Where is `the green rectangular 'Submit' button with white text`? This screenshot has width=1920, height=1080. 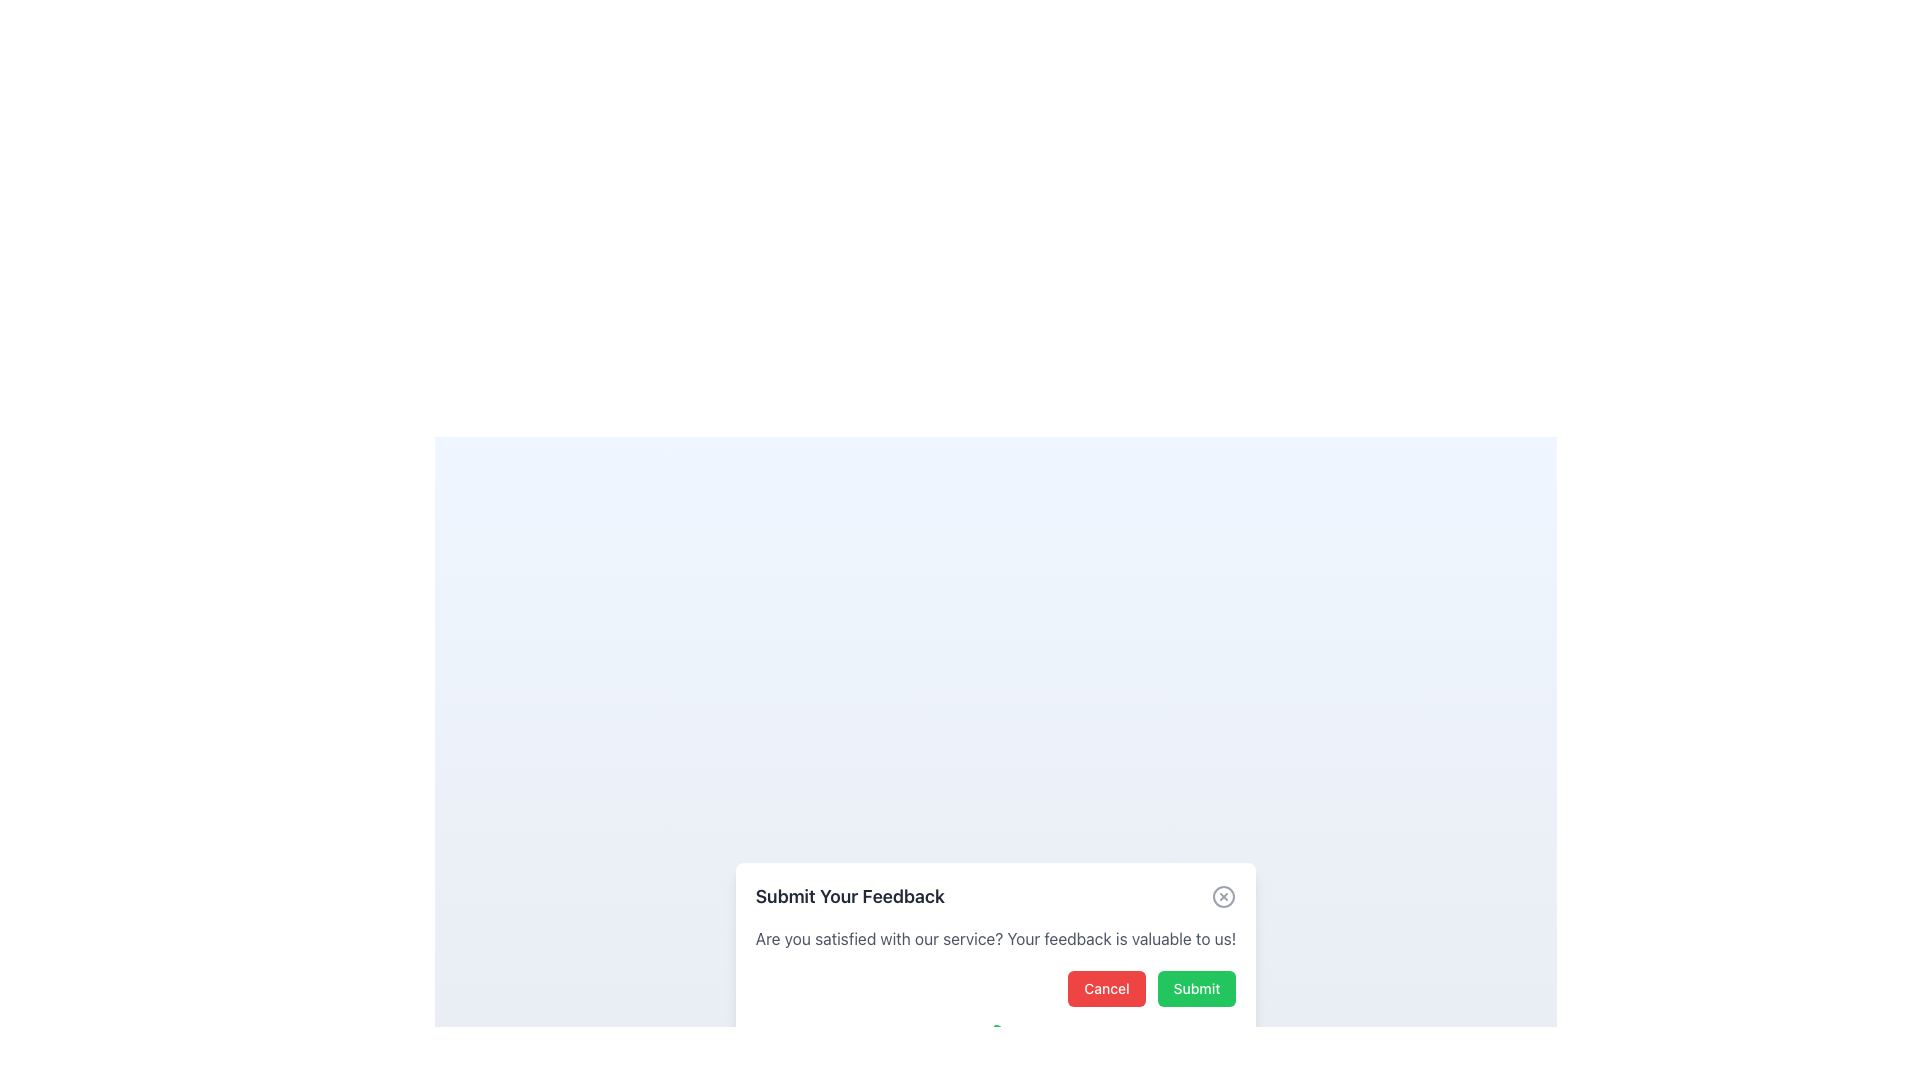 the green rectangular 'Submit' button with white text is located at coordinates (1196, 987).